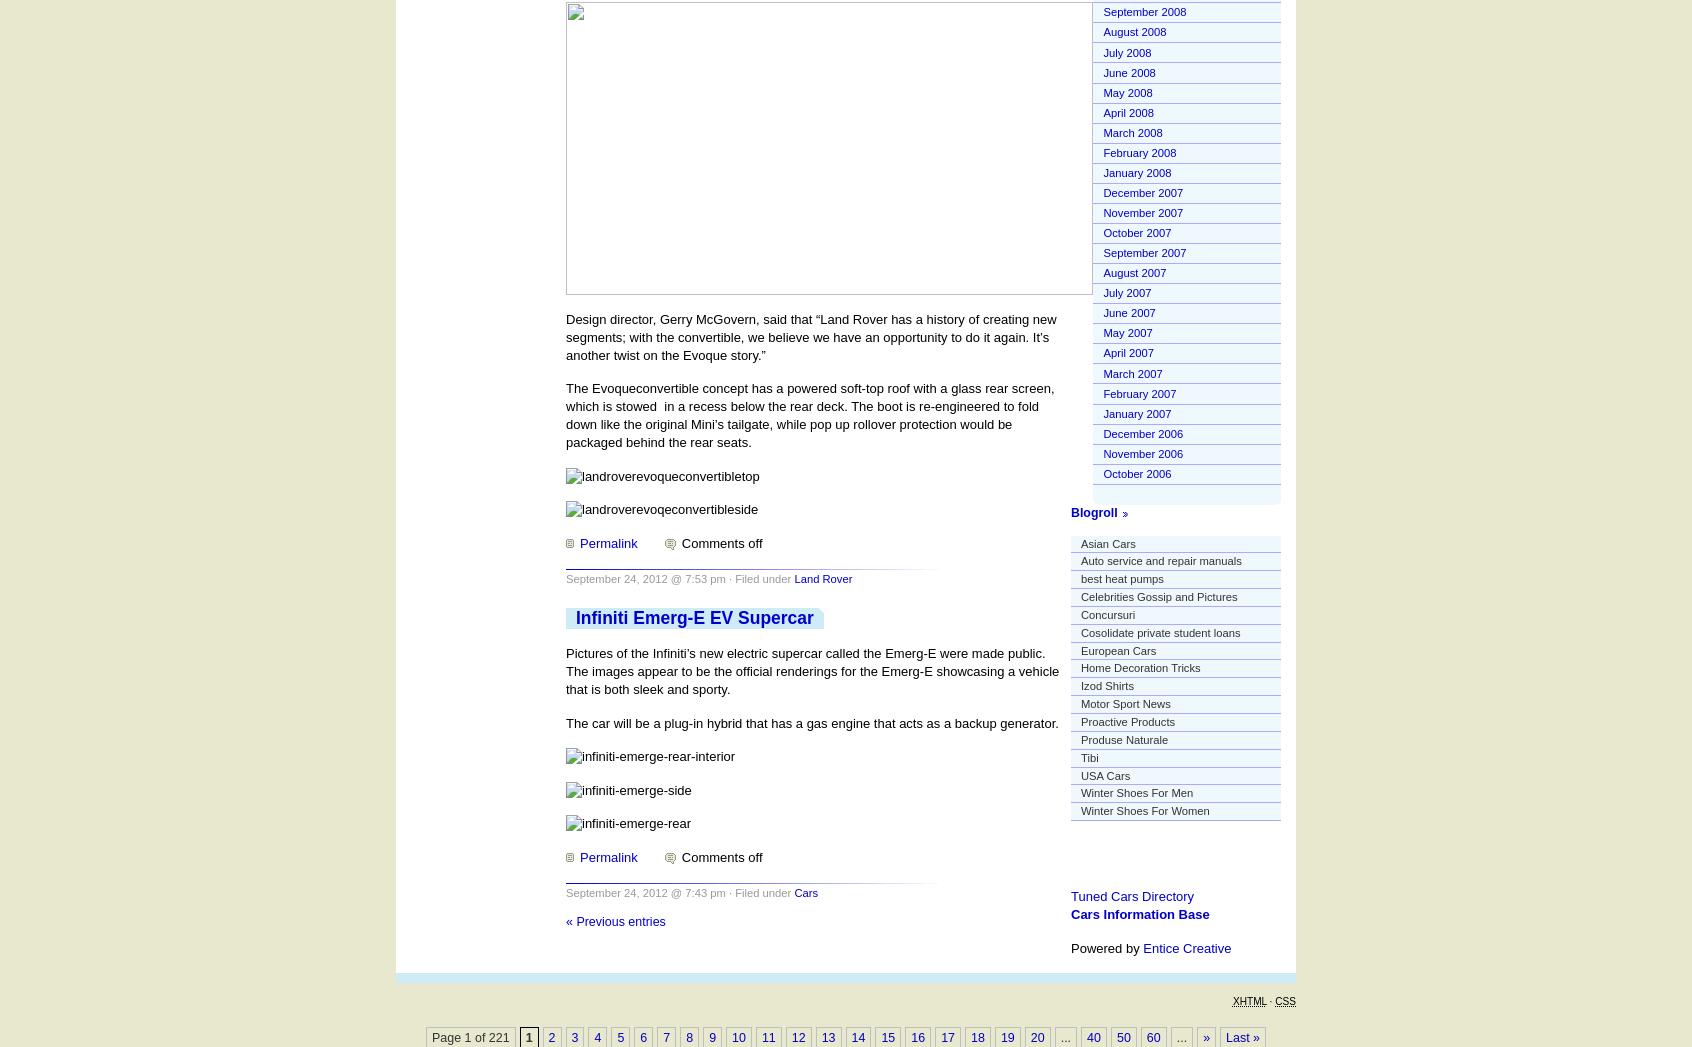 This screenshot has height=1047, width=1692. What do you see at coordinates (1136, 791) in the screenshot?
I see `'Winter Shoes For Men'` at bounding box center [1136, 791].